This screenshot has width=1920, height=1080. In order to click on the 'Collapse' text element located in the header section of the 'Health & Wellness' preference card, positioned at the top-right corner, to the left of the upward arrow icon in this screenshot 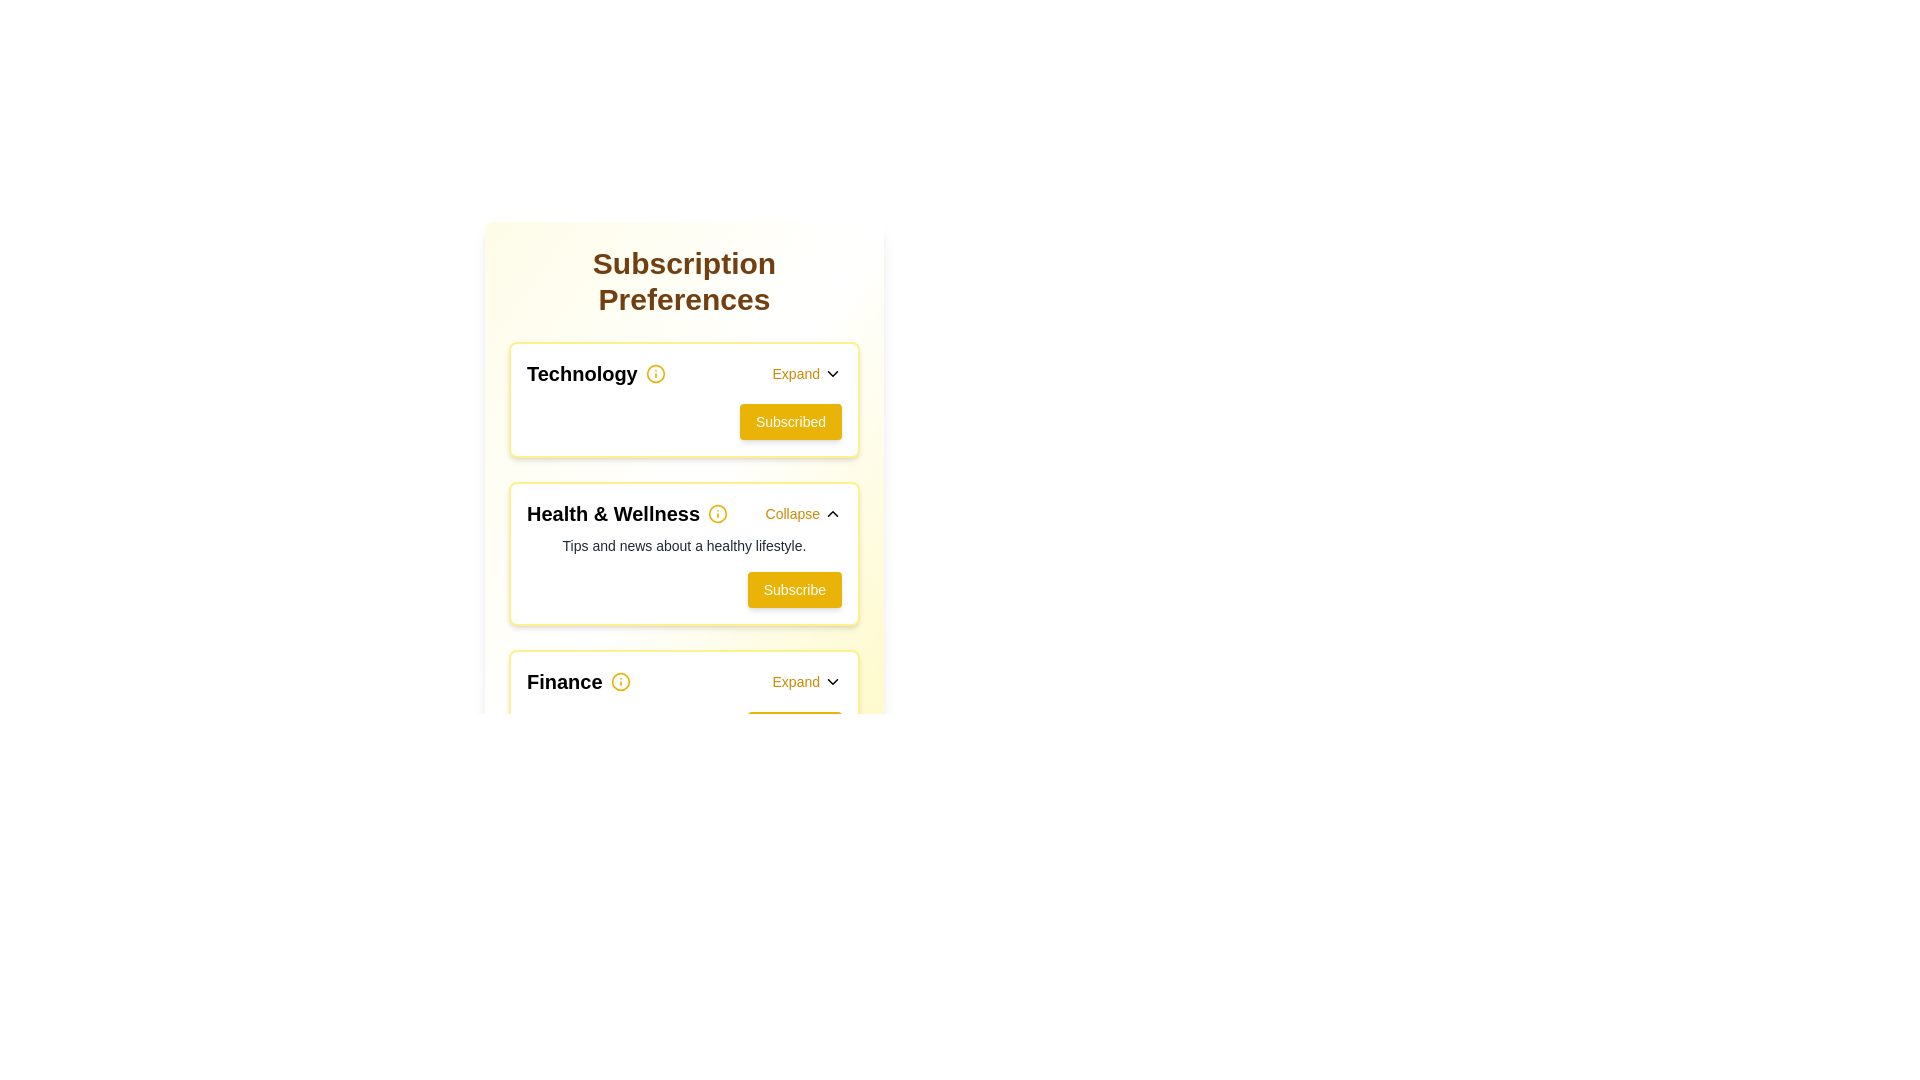, I will do `click(791, 512)`.